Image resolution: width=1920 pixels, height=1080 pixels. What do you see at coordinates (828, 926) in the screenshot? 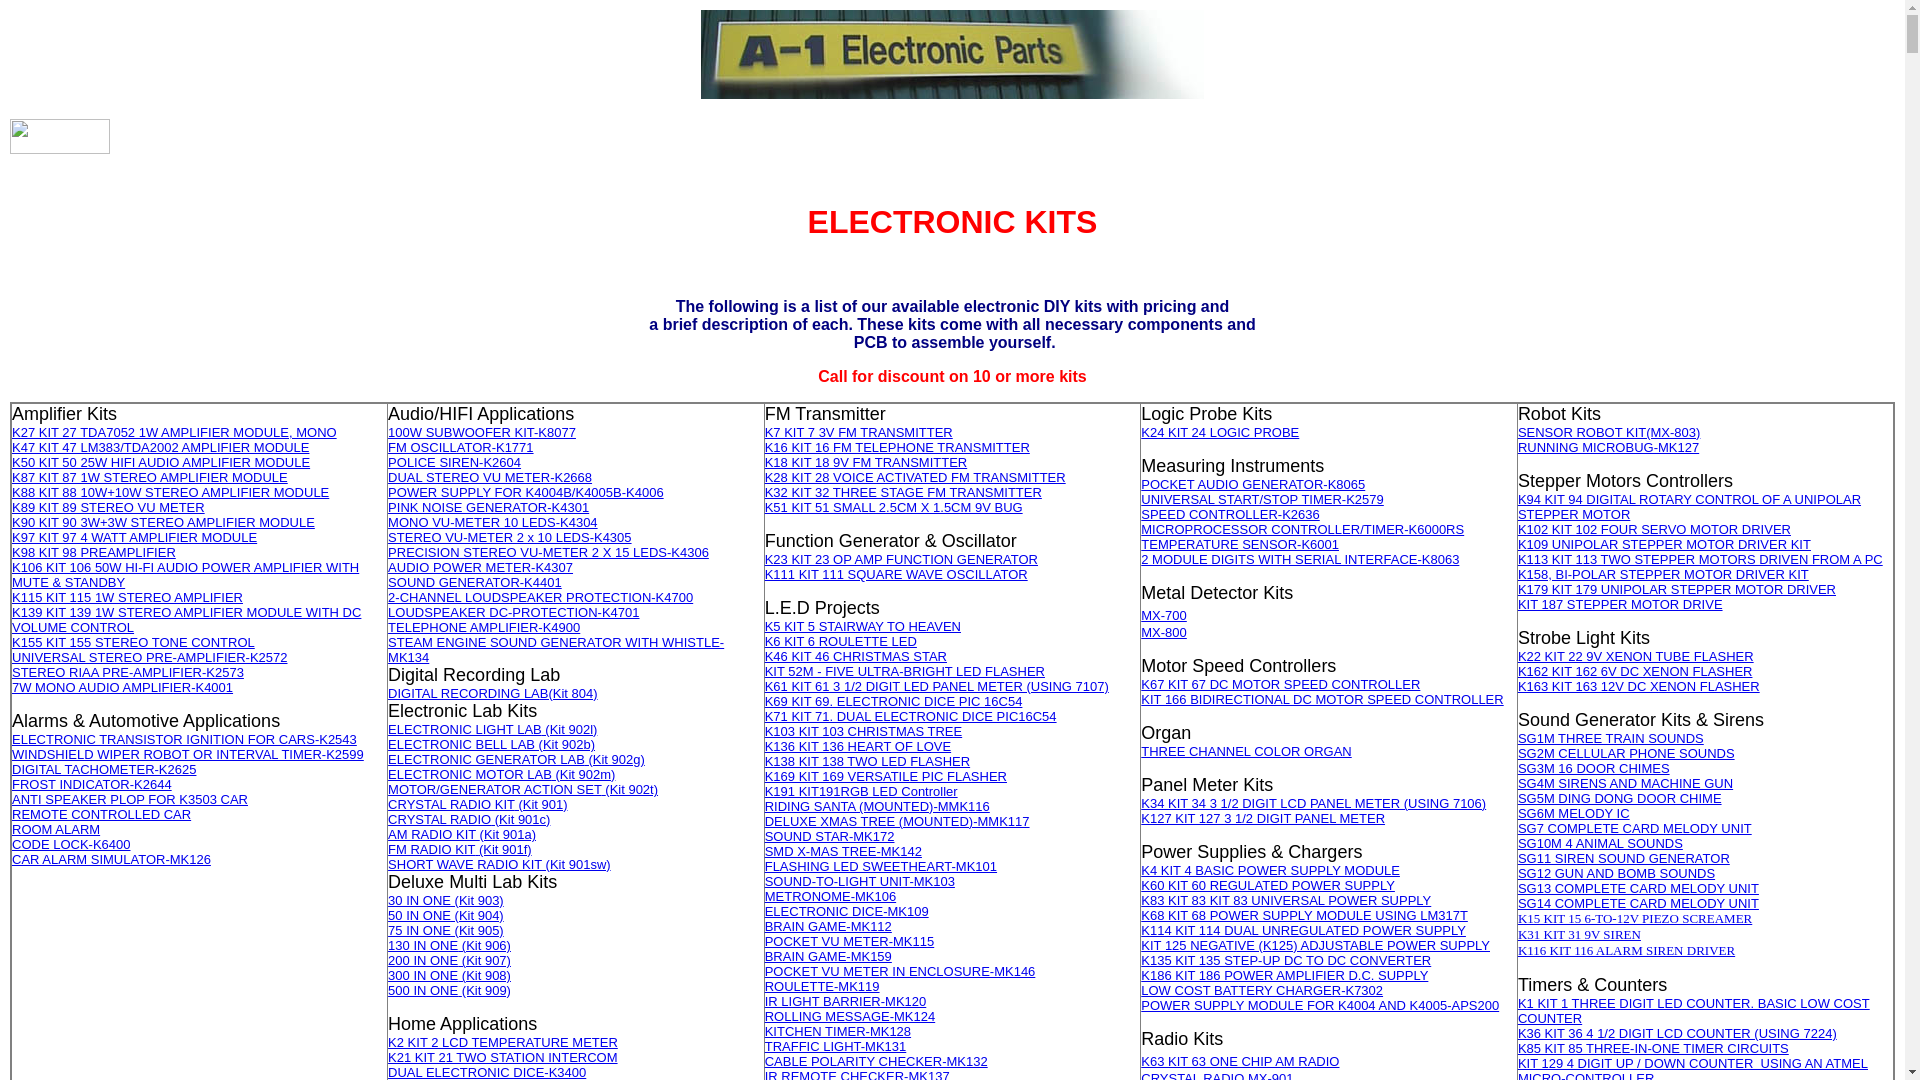
I see `'BRAIN GAME-MK112'` at bounding box center [828, 926].